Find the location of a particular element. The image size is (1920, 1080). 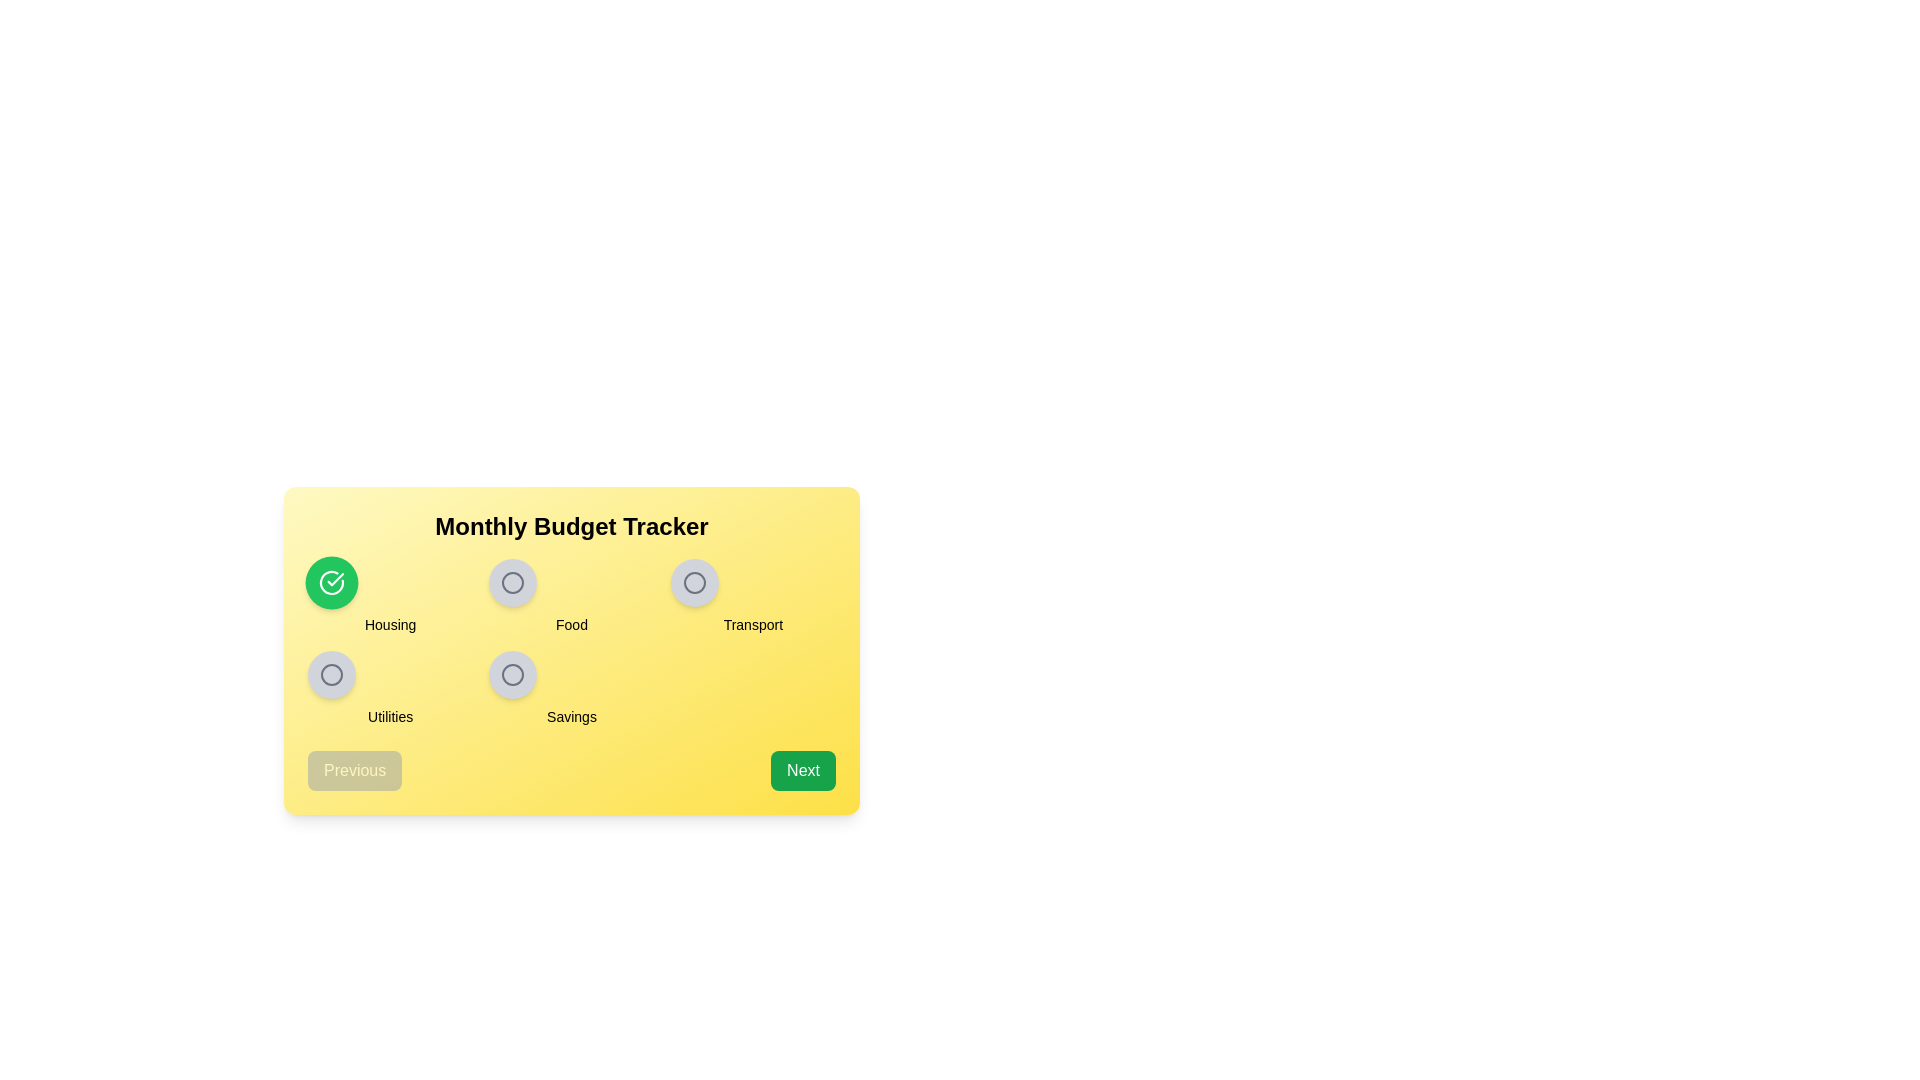

the circular UI indicator located near the bottom-left of the interface, directly to the right of the 'Utilities' label is located at coordinates (331, 675).